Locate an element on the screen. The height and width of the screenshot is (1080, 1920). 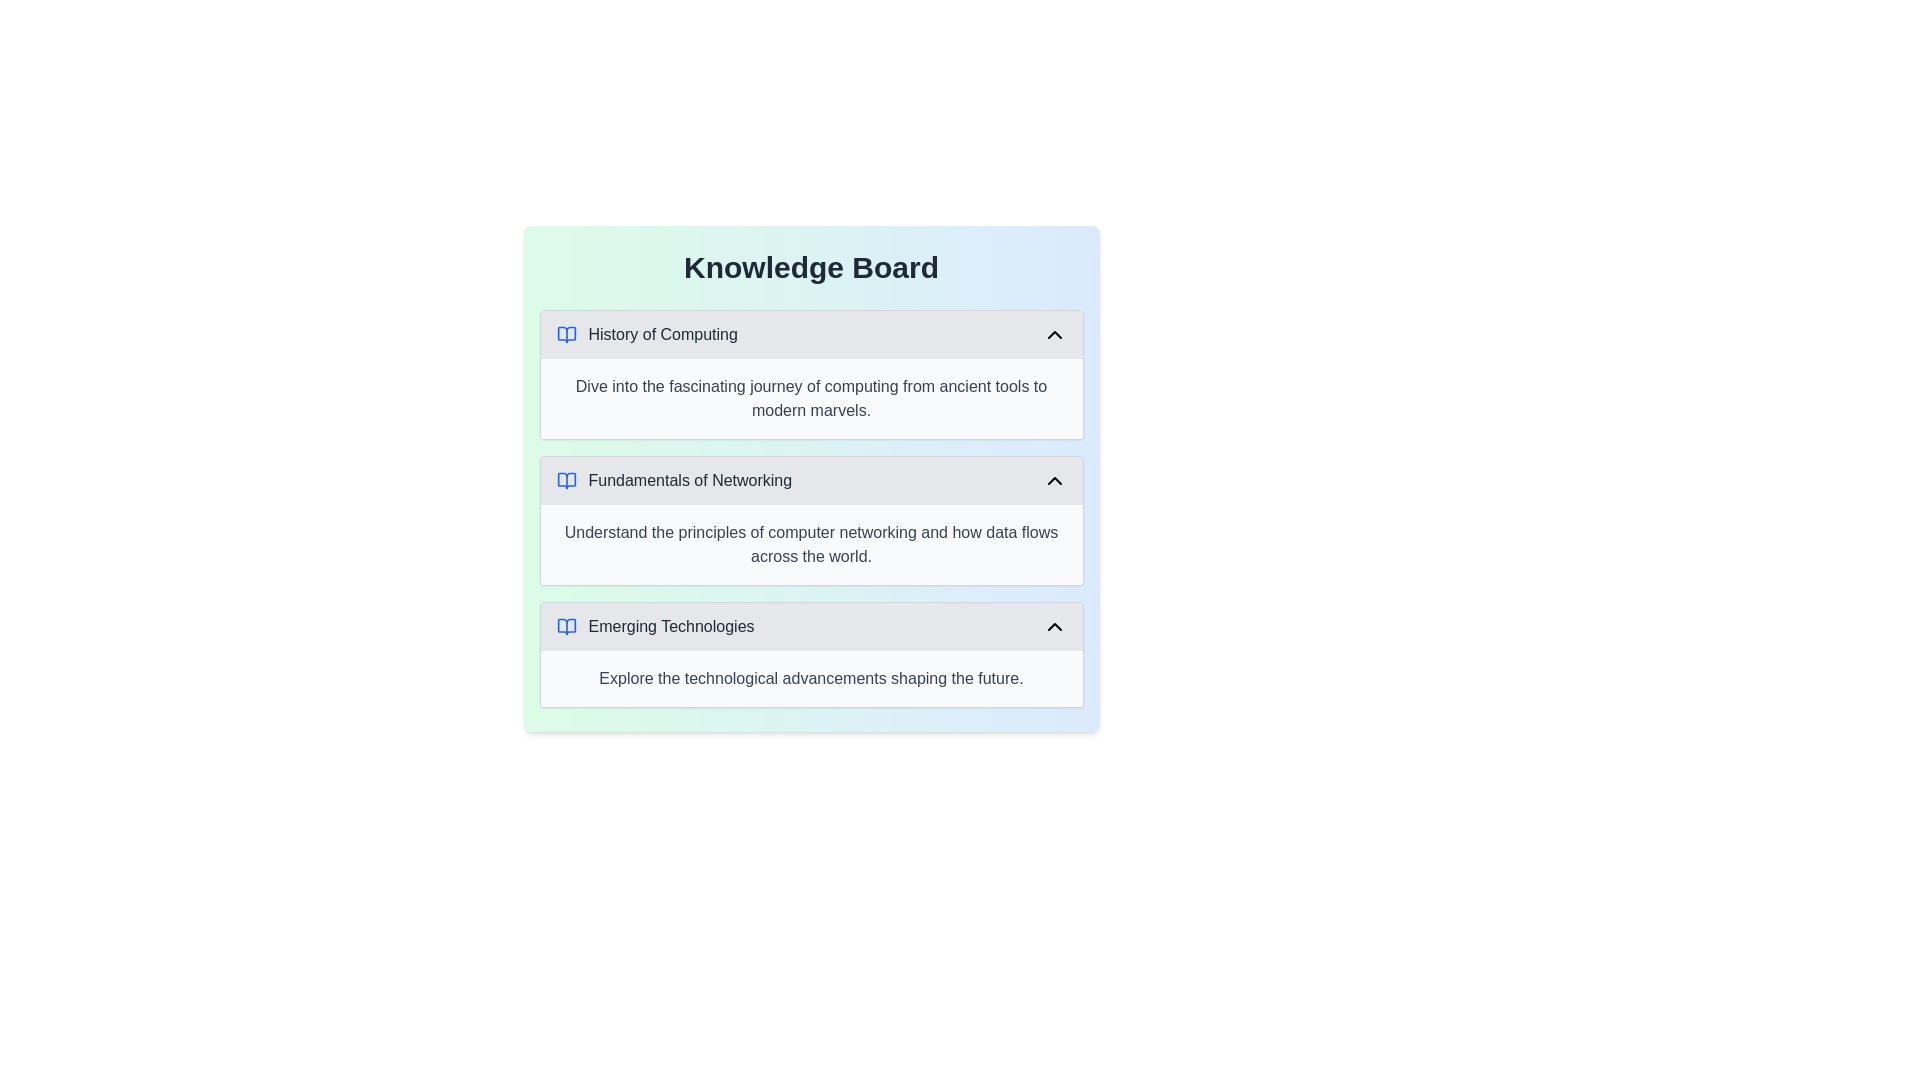
the blue open book icon located to the left of the 'History of Computing' text in the first row of items is located at coordinates (565, 334).